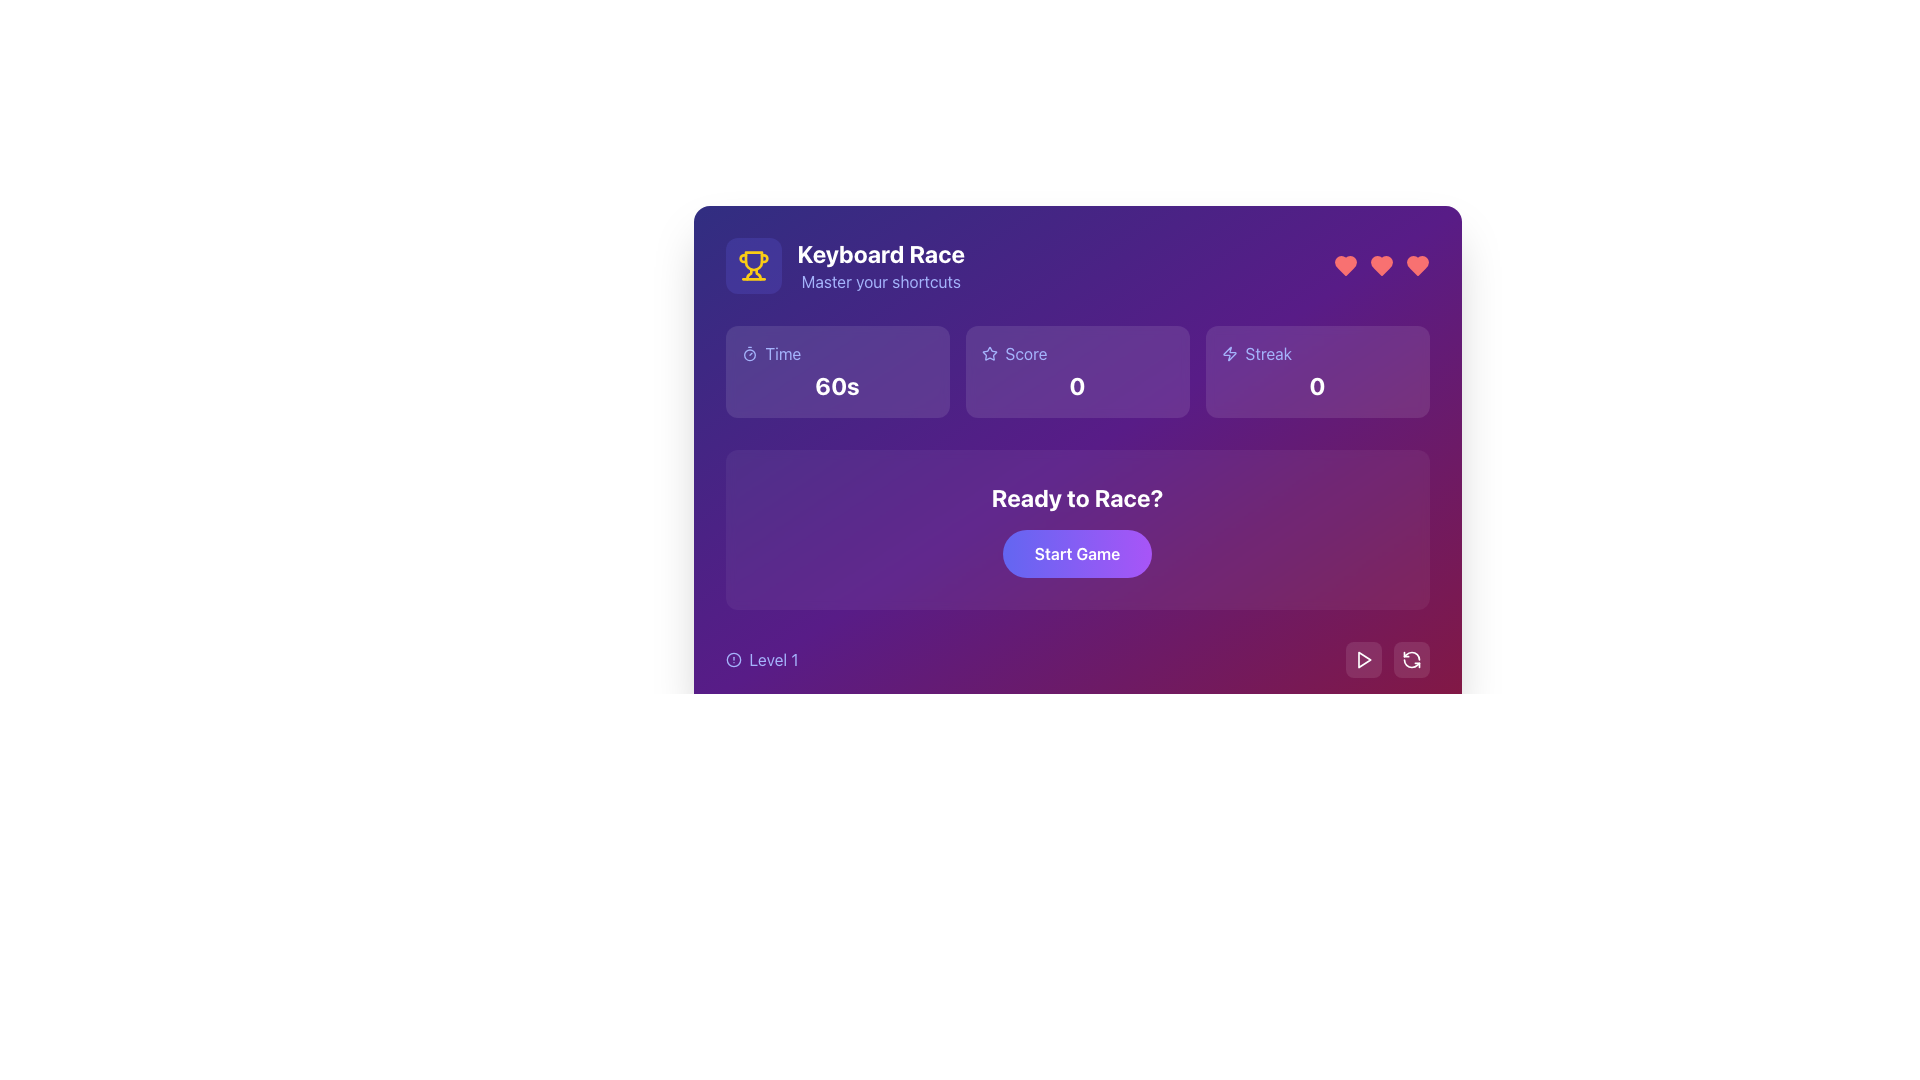 This screenshot has height=1080, width=1920. Describe the element at coordinates (1228, 353) in the screenshot. I see `the lightning bolt icon, which is a small white icon on a purple background, located to the left of the text 'Streak' in the third column of the card layout` at that location.